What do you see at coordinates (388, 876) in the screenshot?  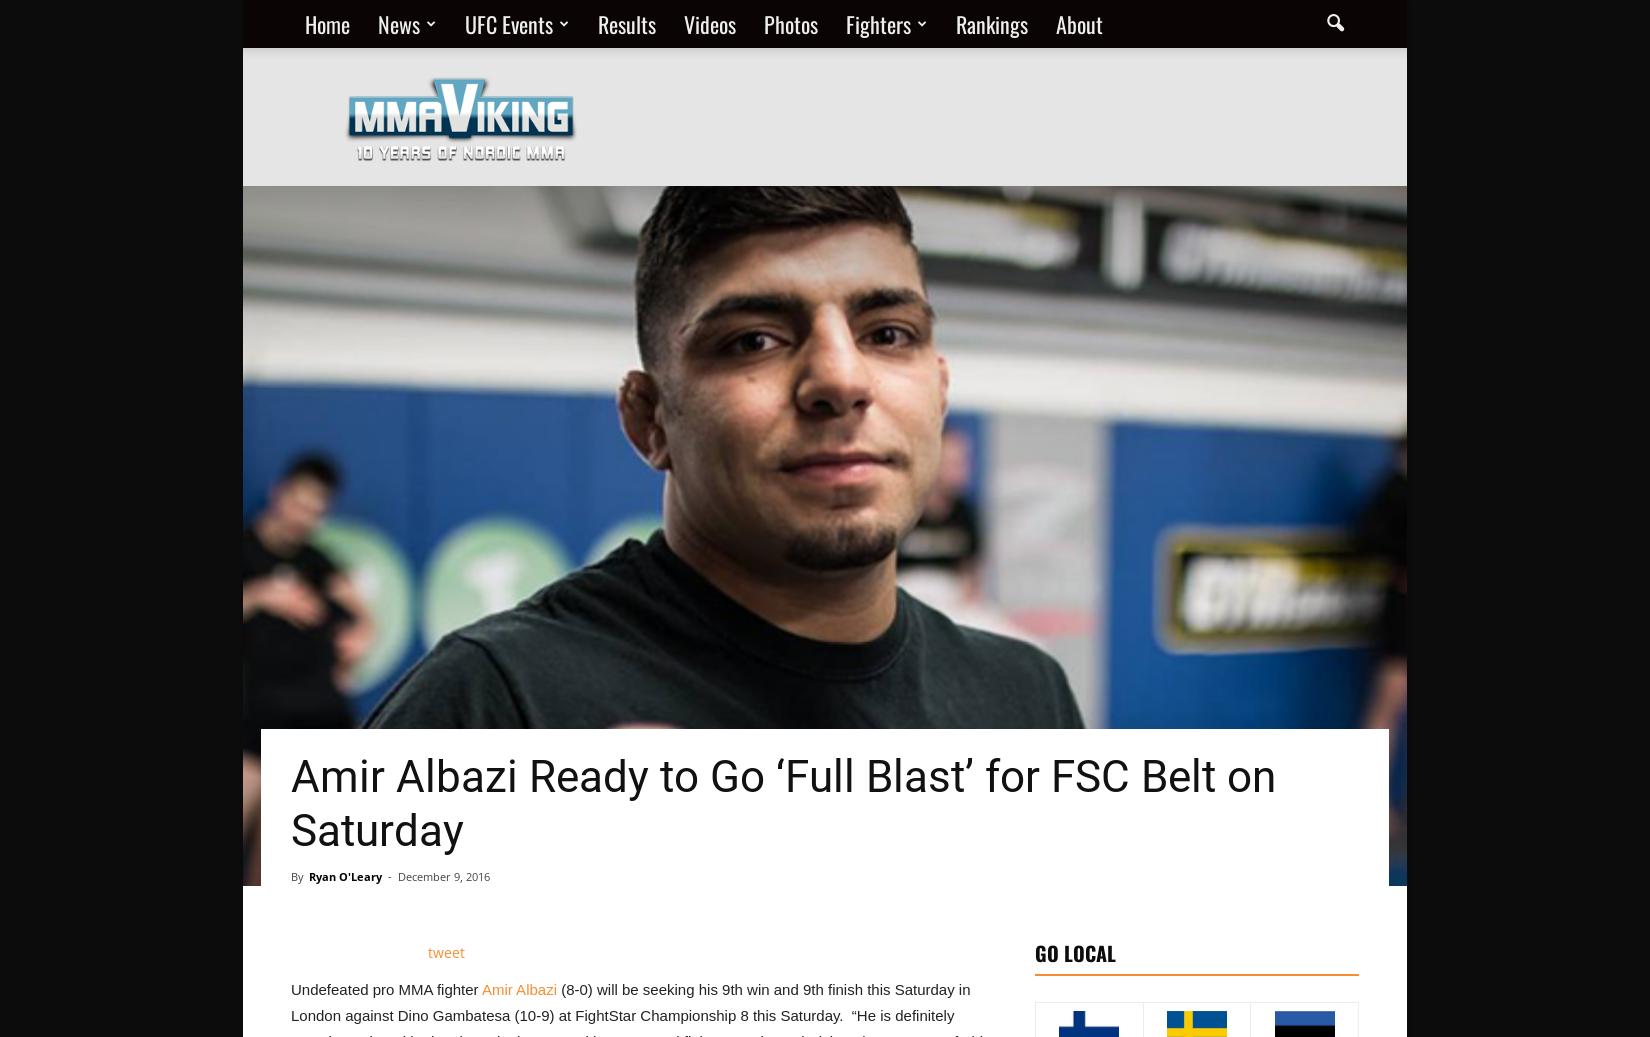 I see `'-'` at bounding box center [388, 876].